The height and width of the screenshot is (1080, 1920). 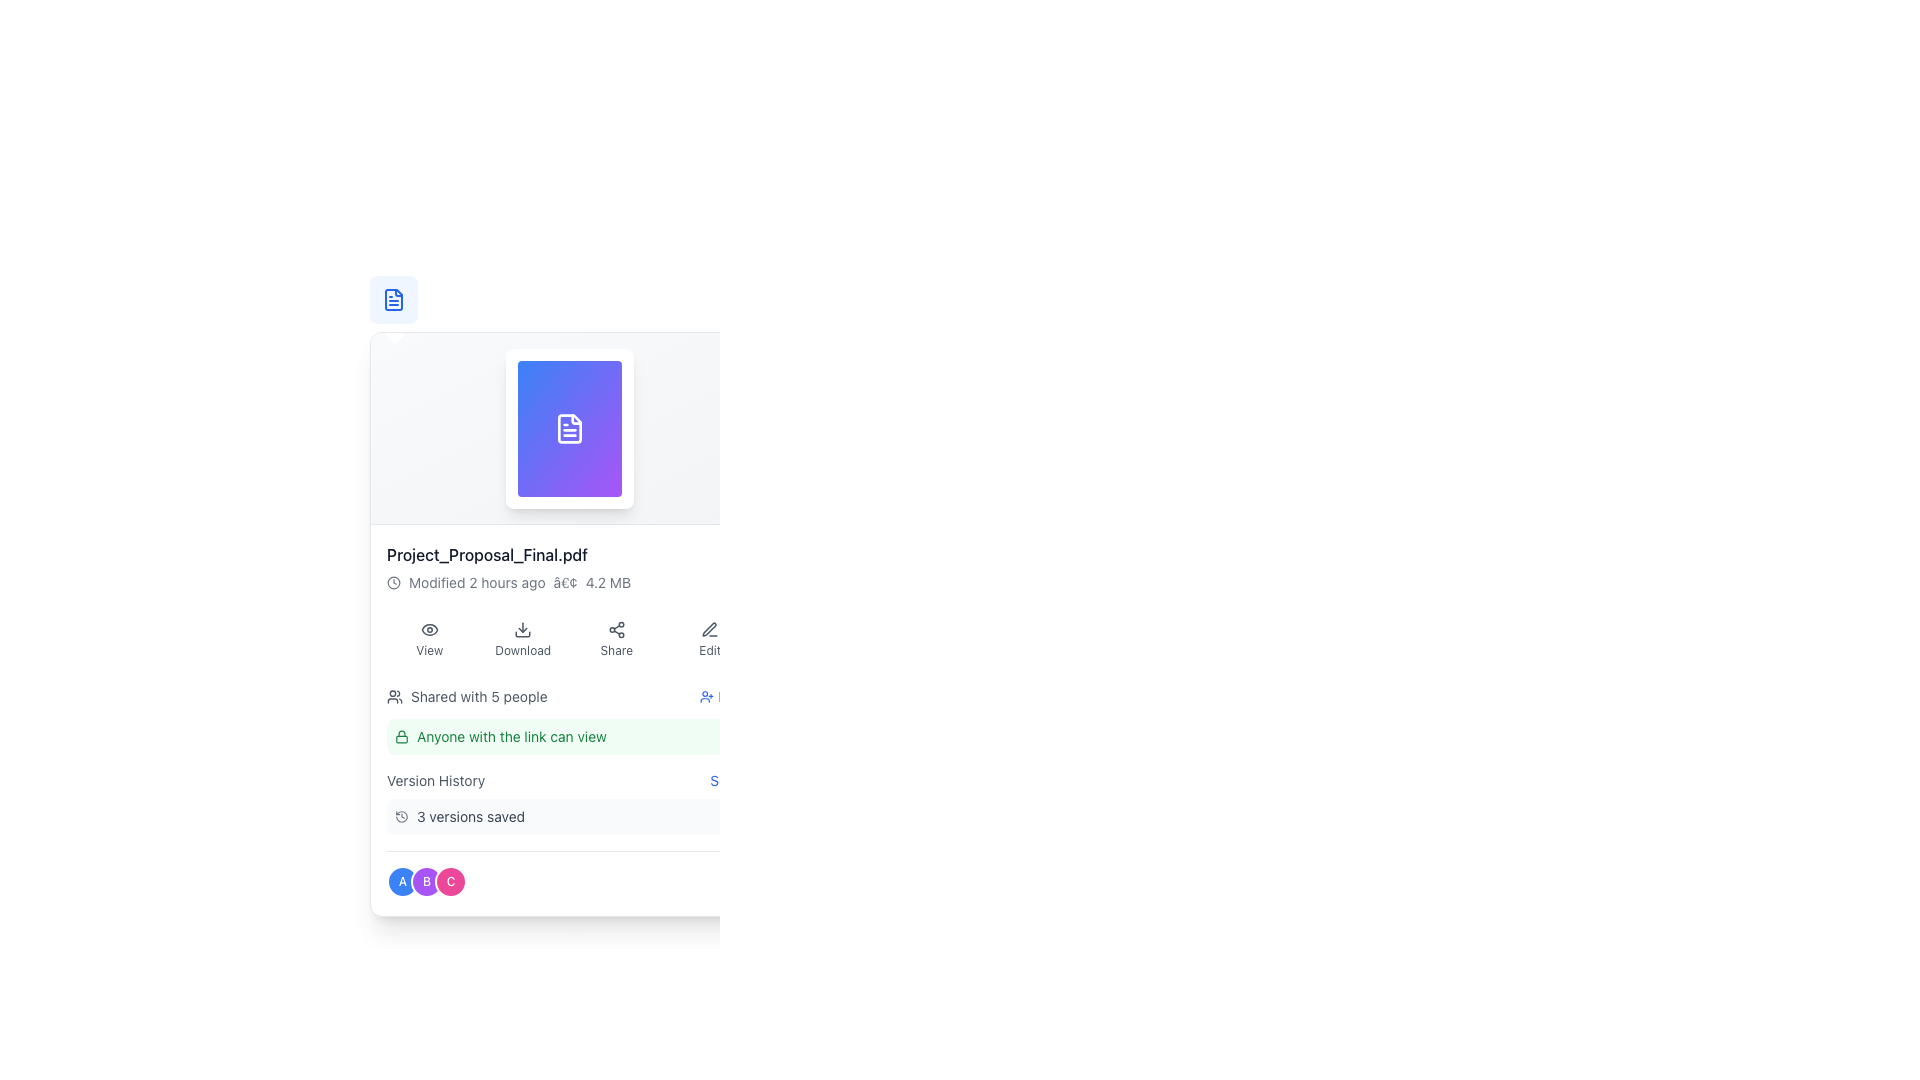 What do you see at coordinates (523, 640) in the screenshot?
I see `the 'Download' button, which features a downward arrow icon and the text 'Download' in a smaller font, to initiate the download process` at bounding box center [523, 640].